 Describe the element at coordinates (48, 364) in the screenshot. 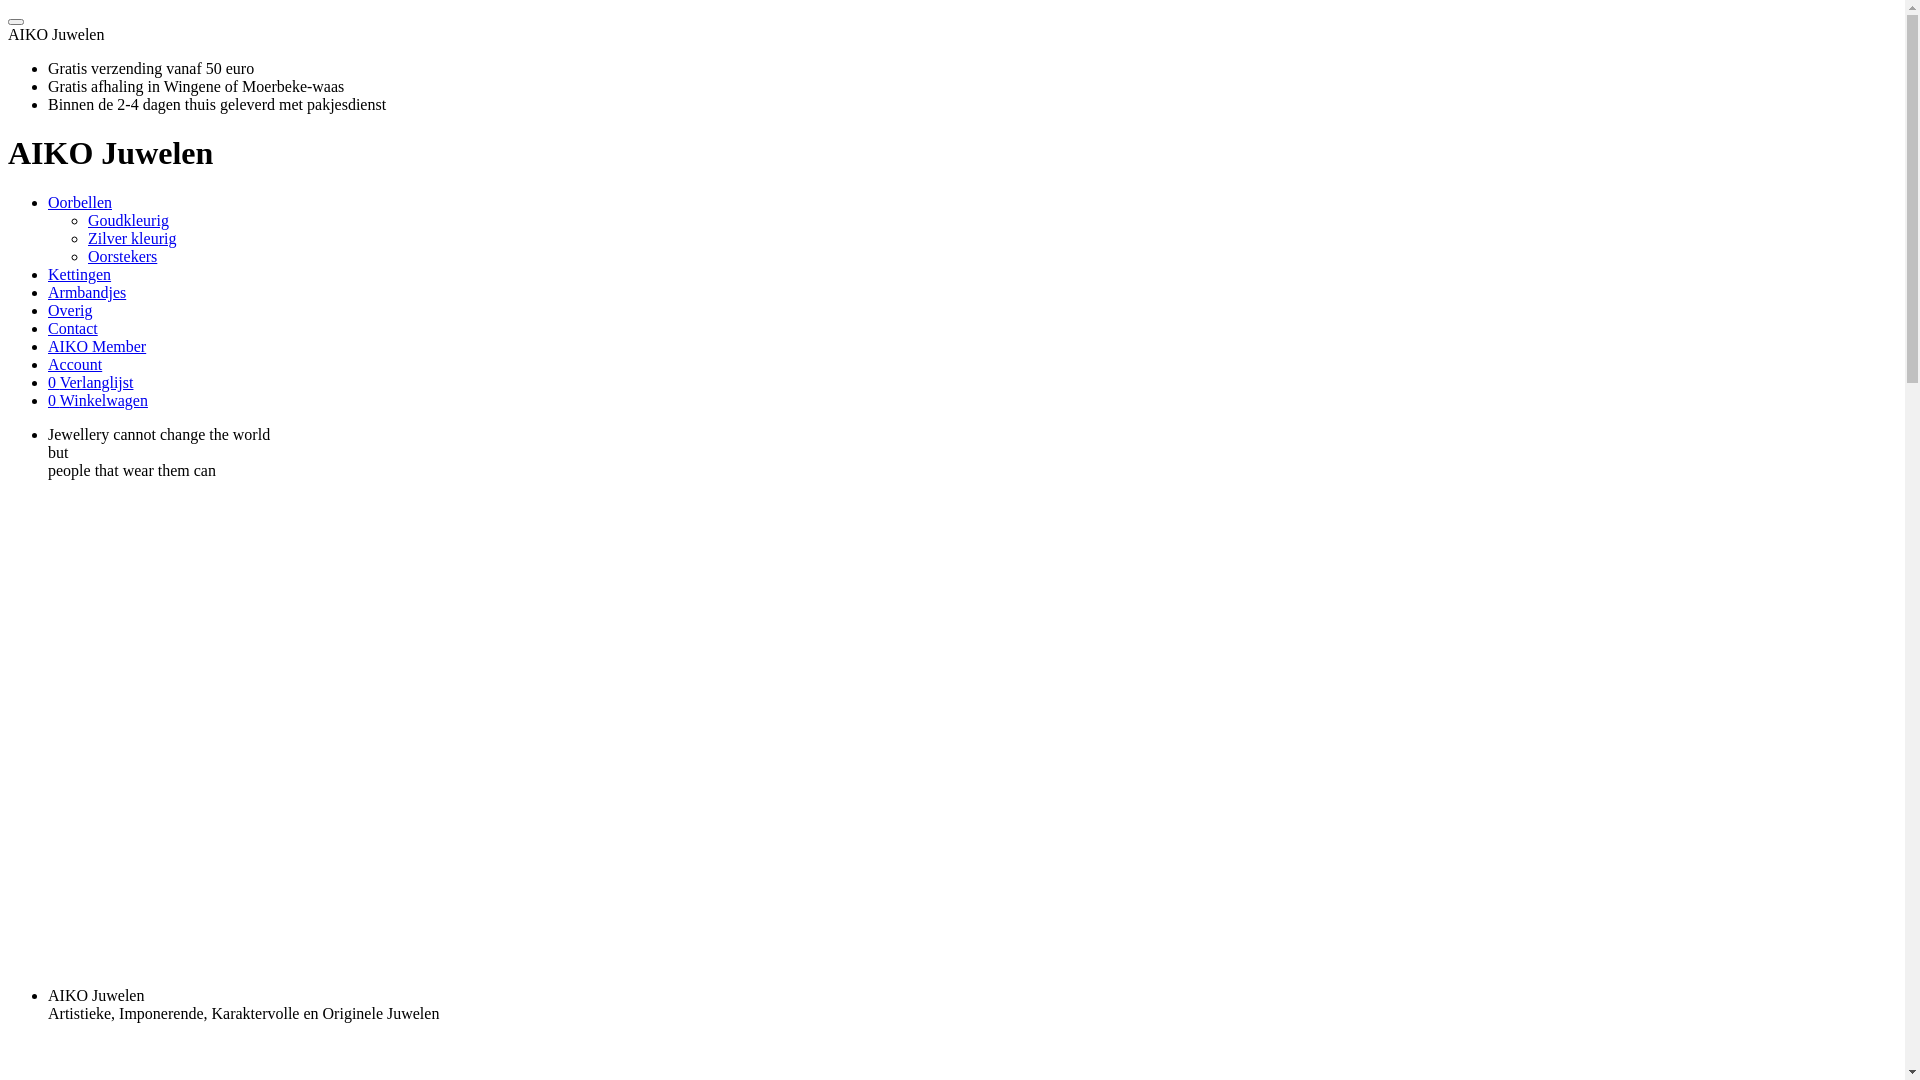

I see `'Account'` at that location.